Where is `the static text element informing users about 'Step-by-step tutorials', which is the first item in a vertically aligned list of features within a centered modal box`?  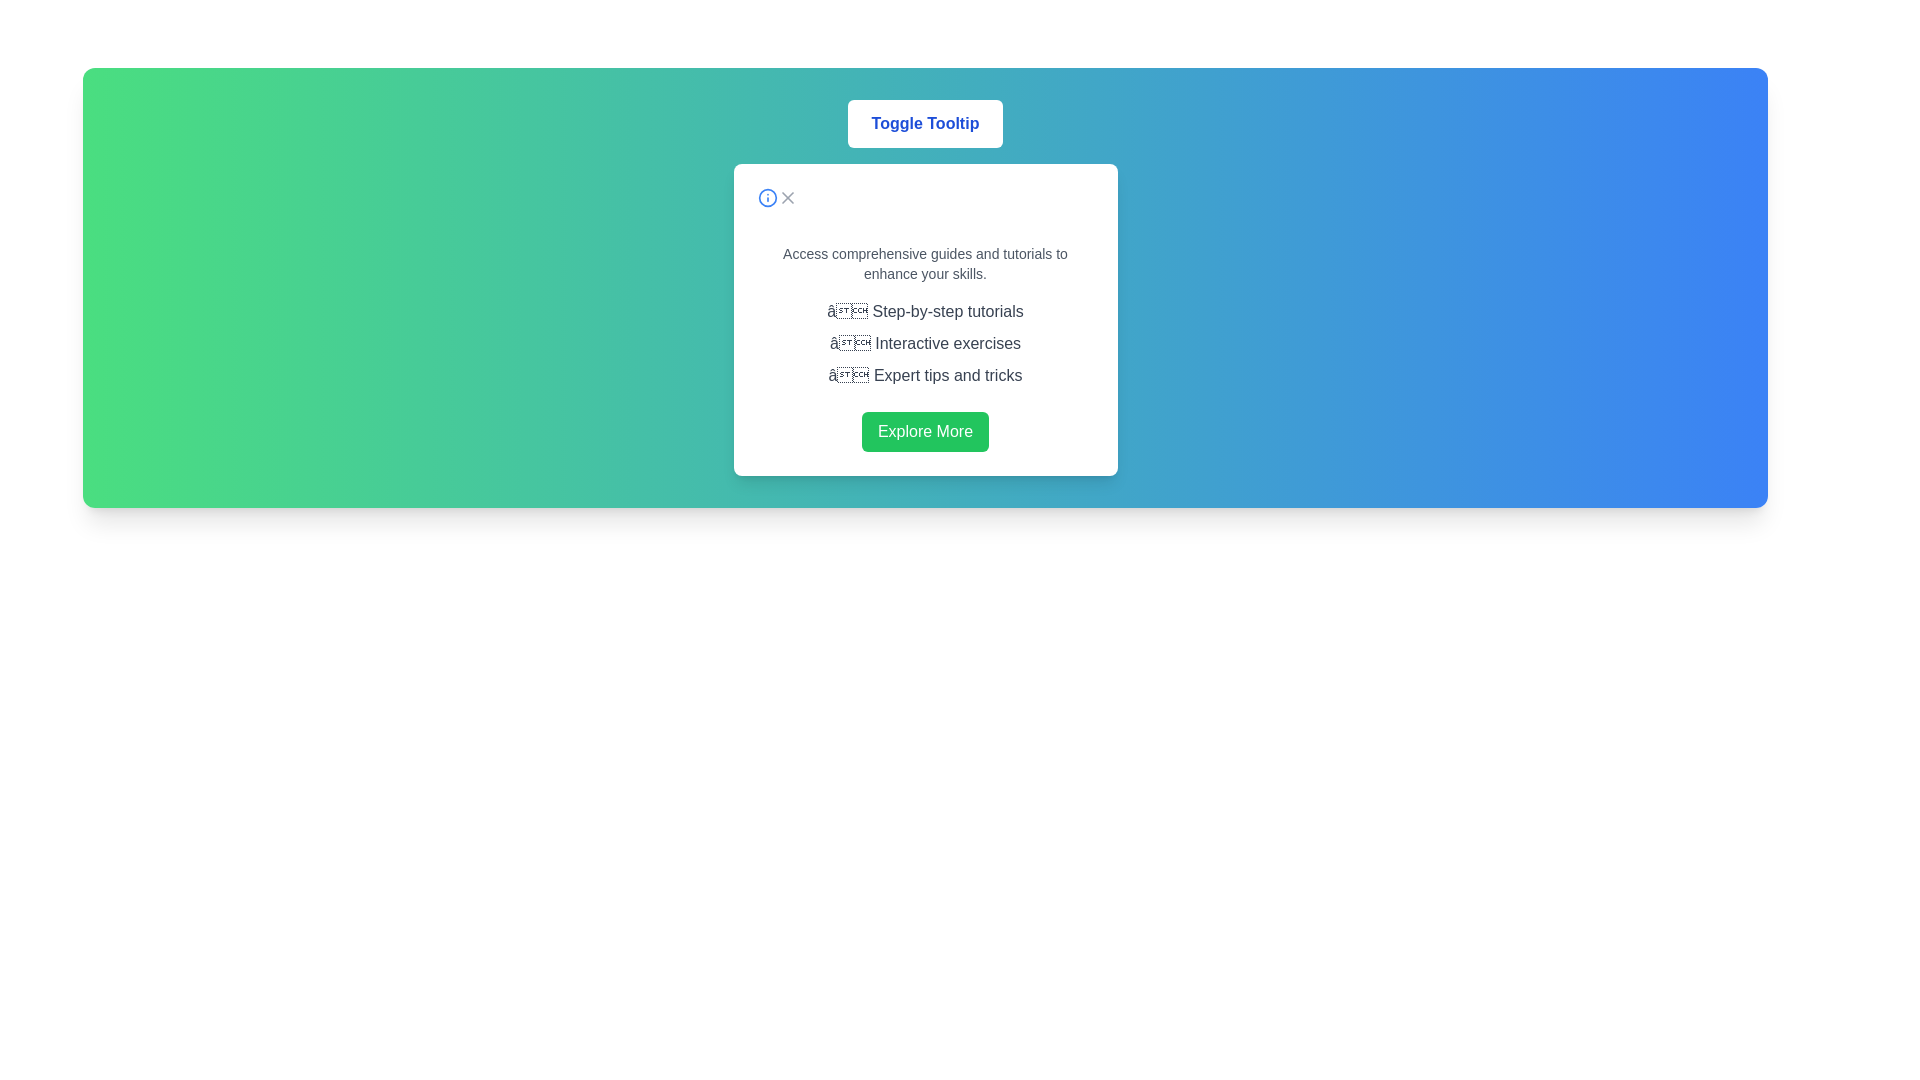 the static text element informing users about 'Step-by-step tutorials', which is the first item in a vertically aligned list of features within a centered modal box is located at coordinates (924, 312).